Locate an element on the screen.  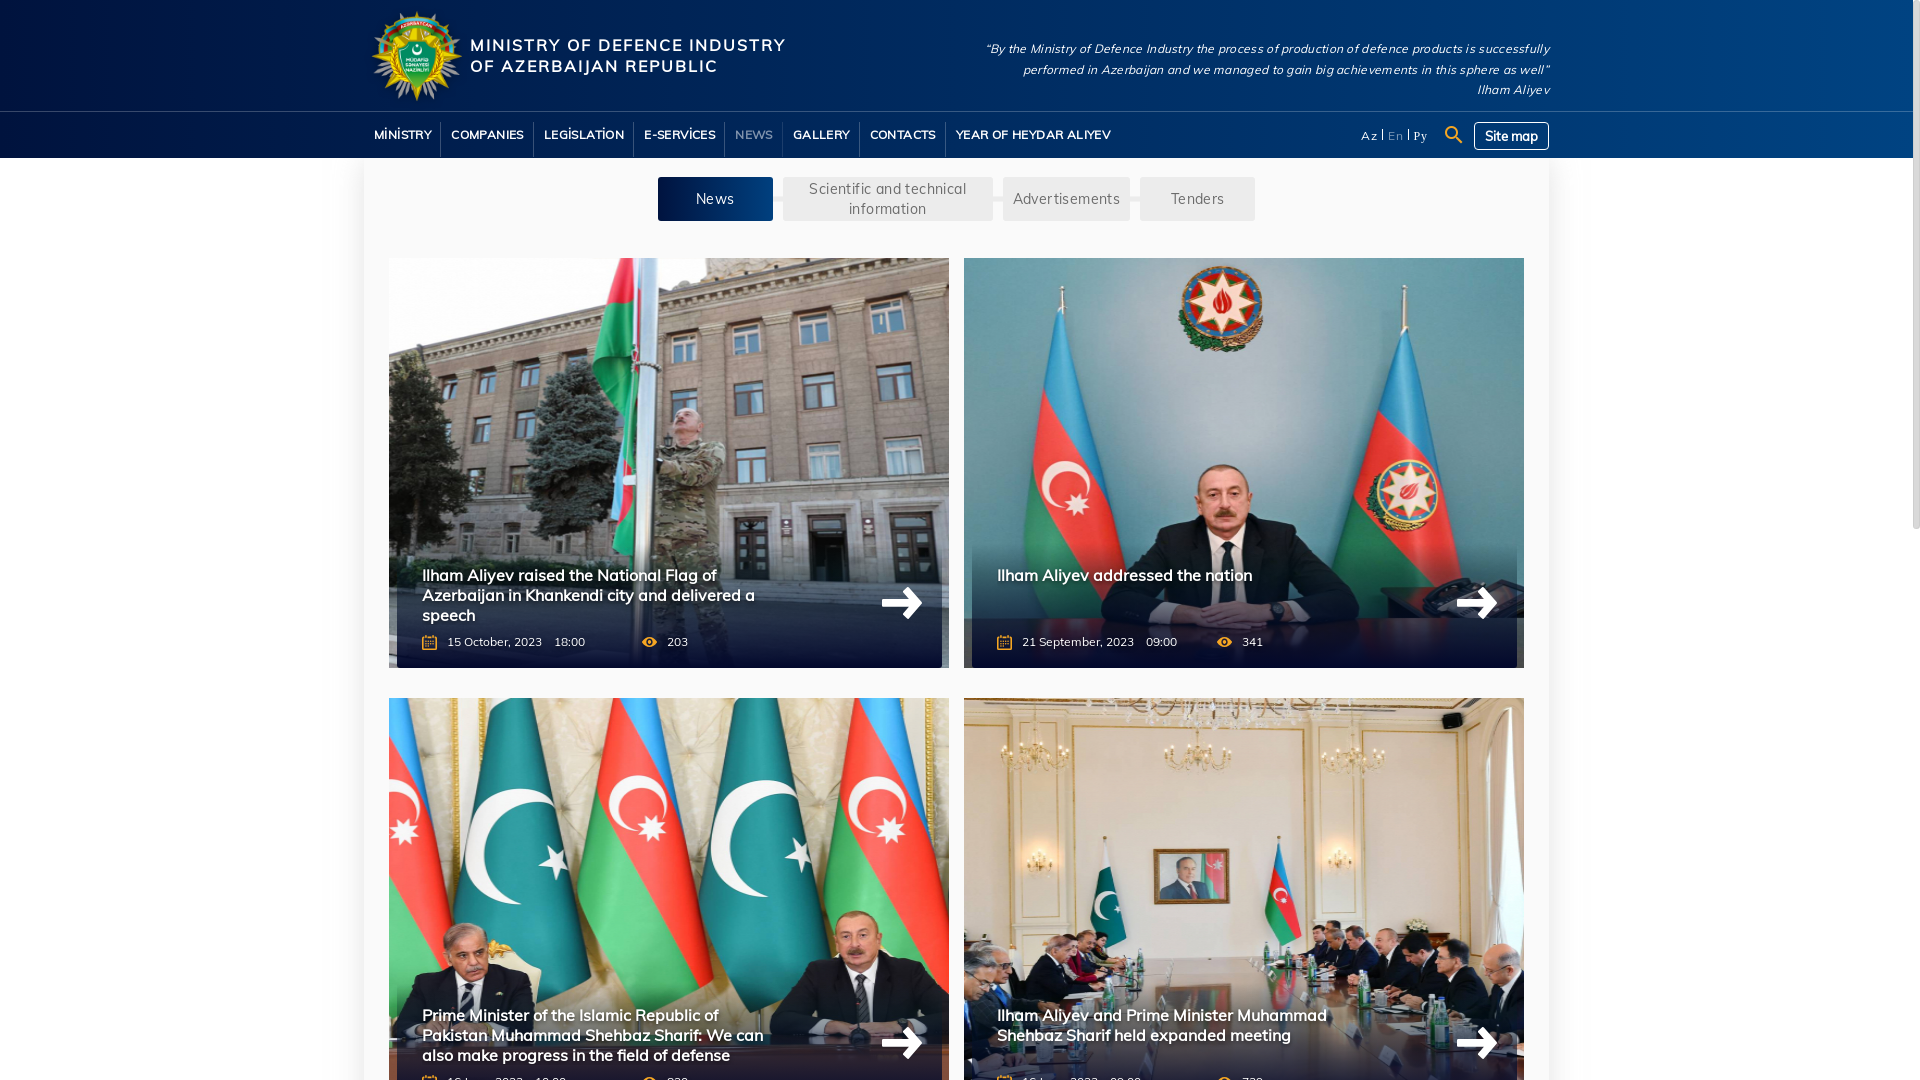
'En' is located at coordinates (1395, 135).